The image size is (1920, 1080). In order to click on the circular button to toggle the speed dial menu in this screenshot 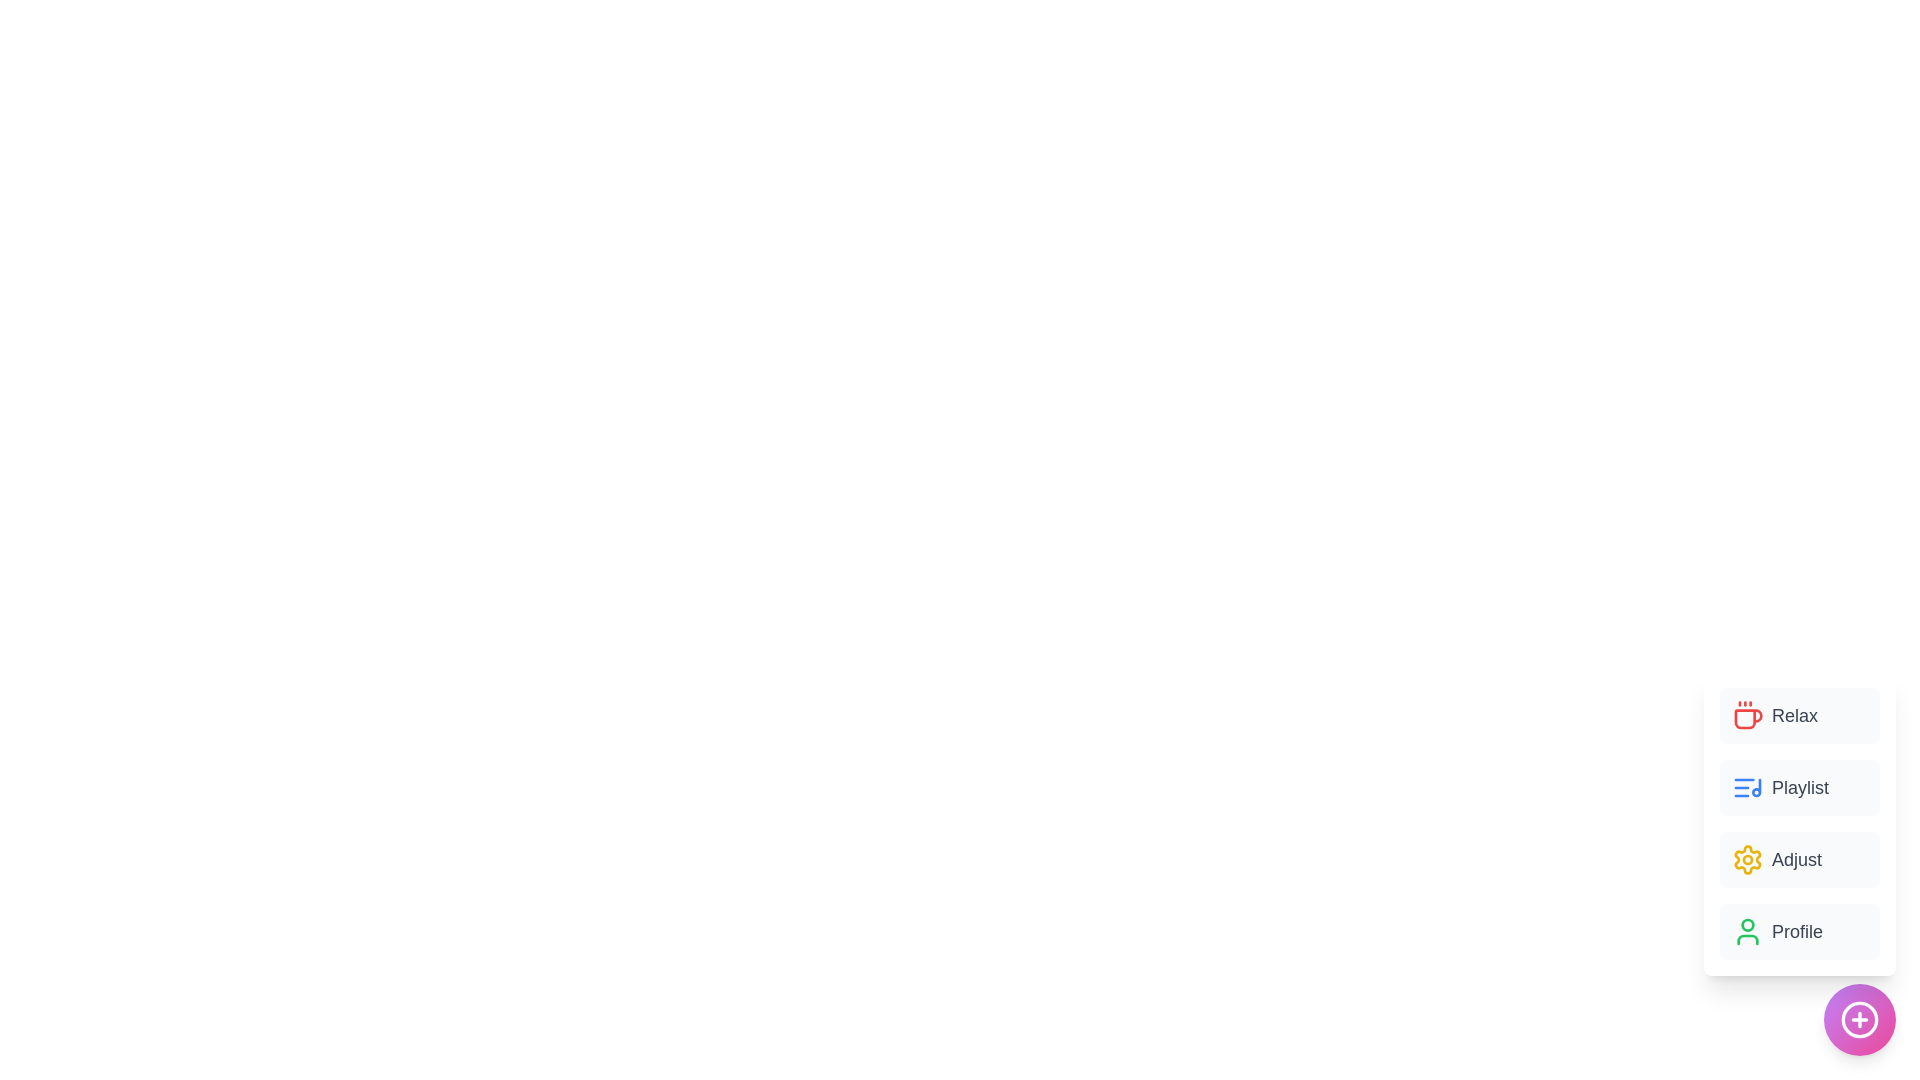, I will do `click(1859, 1019)`.